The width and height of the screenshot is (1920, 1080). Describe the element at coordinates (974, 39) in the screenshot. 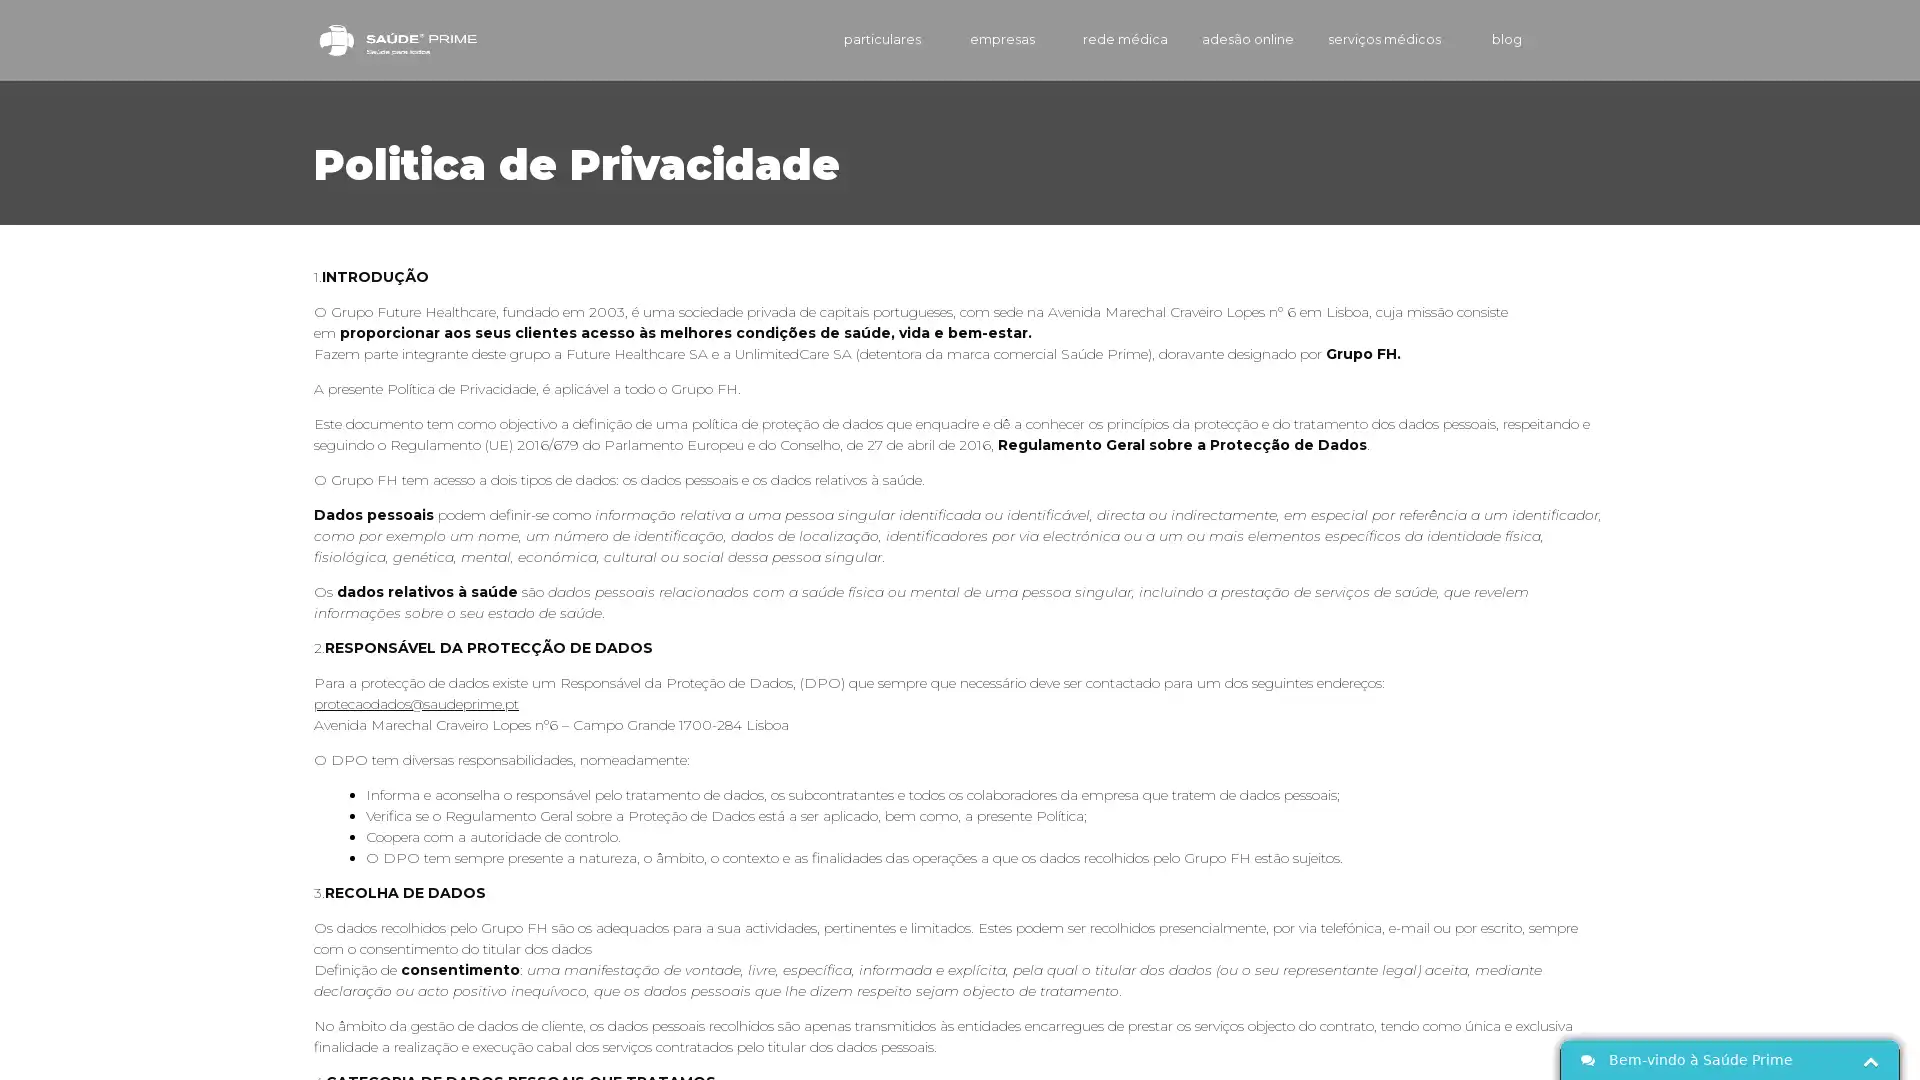

I see `empresas` at that location.